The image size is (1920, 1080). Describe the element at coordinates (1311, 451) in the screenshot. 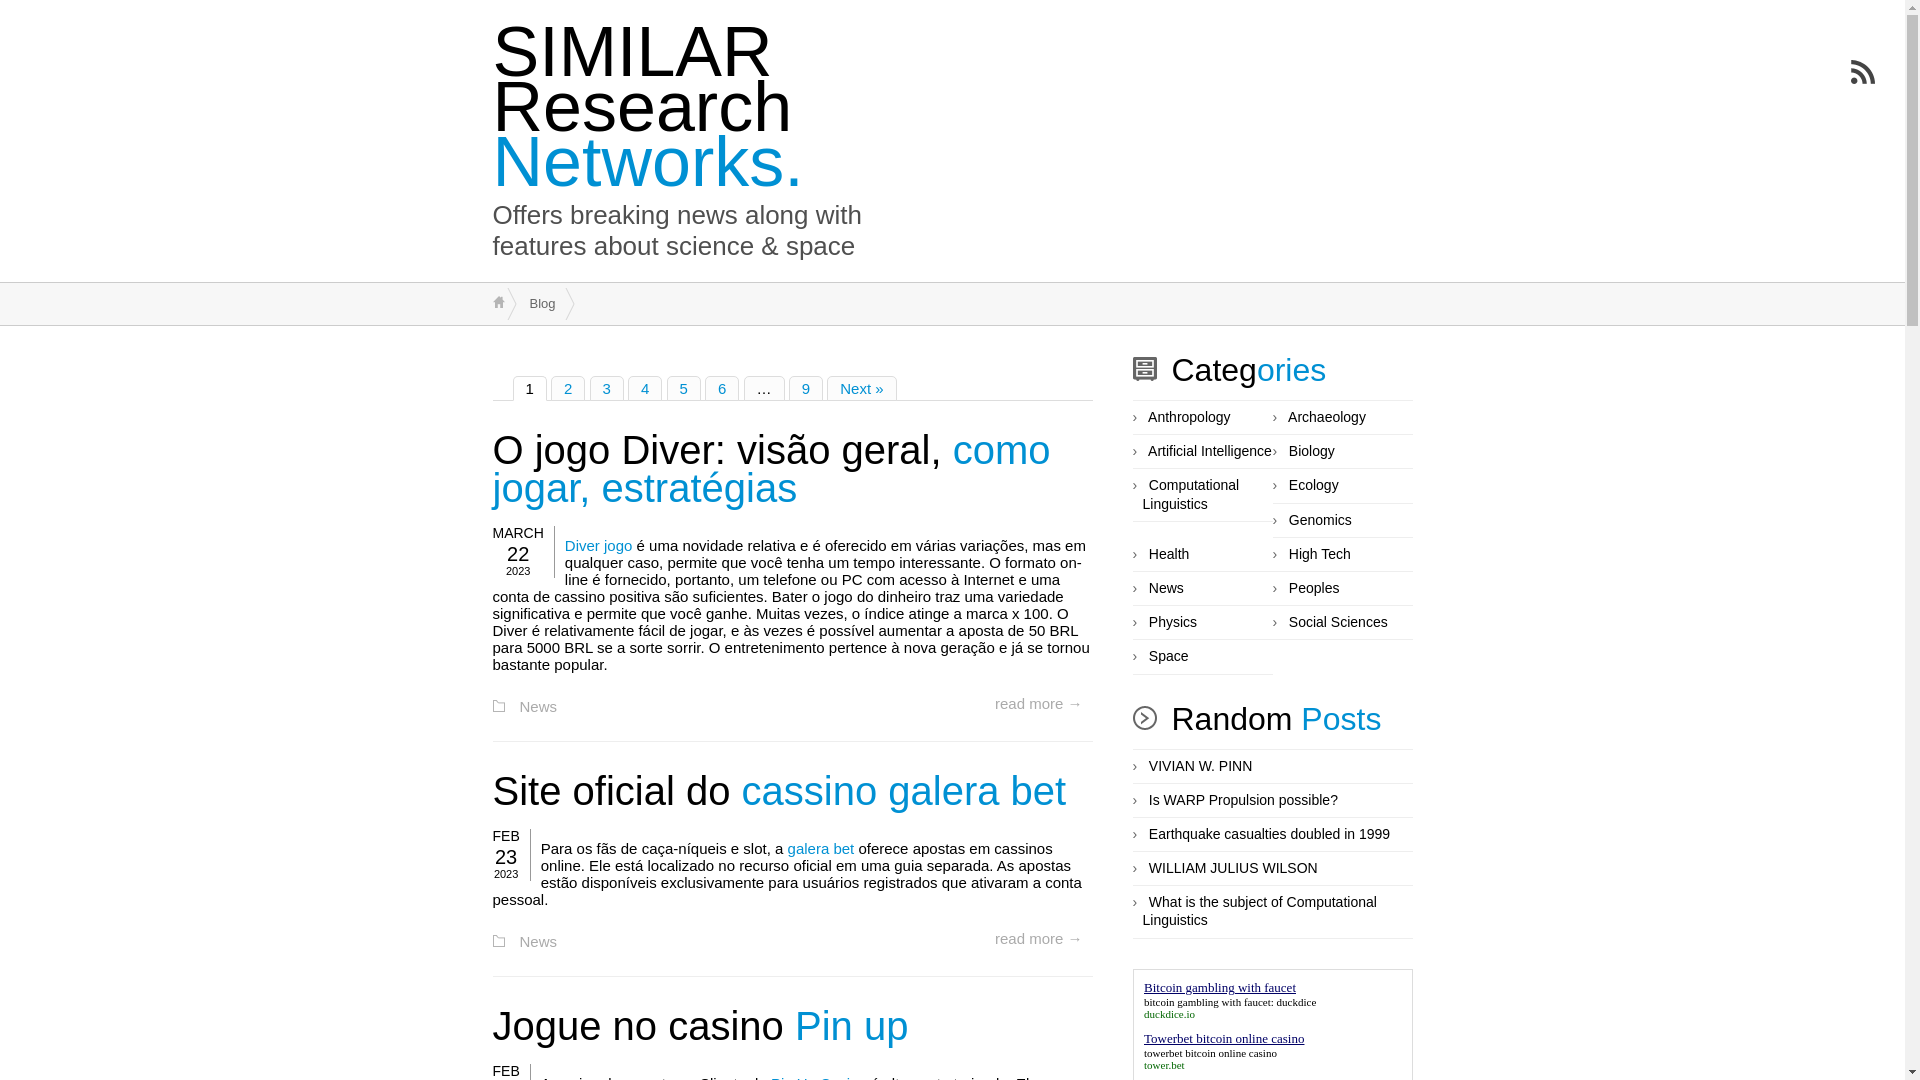

I see `'Biology'` at that location.